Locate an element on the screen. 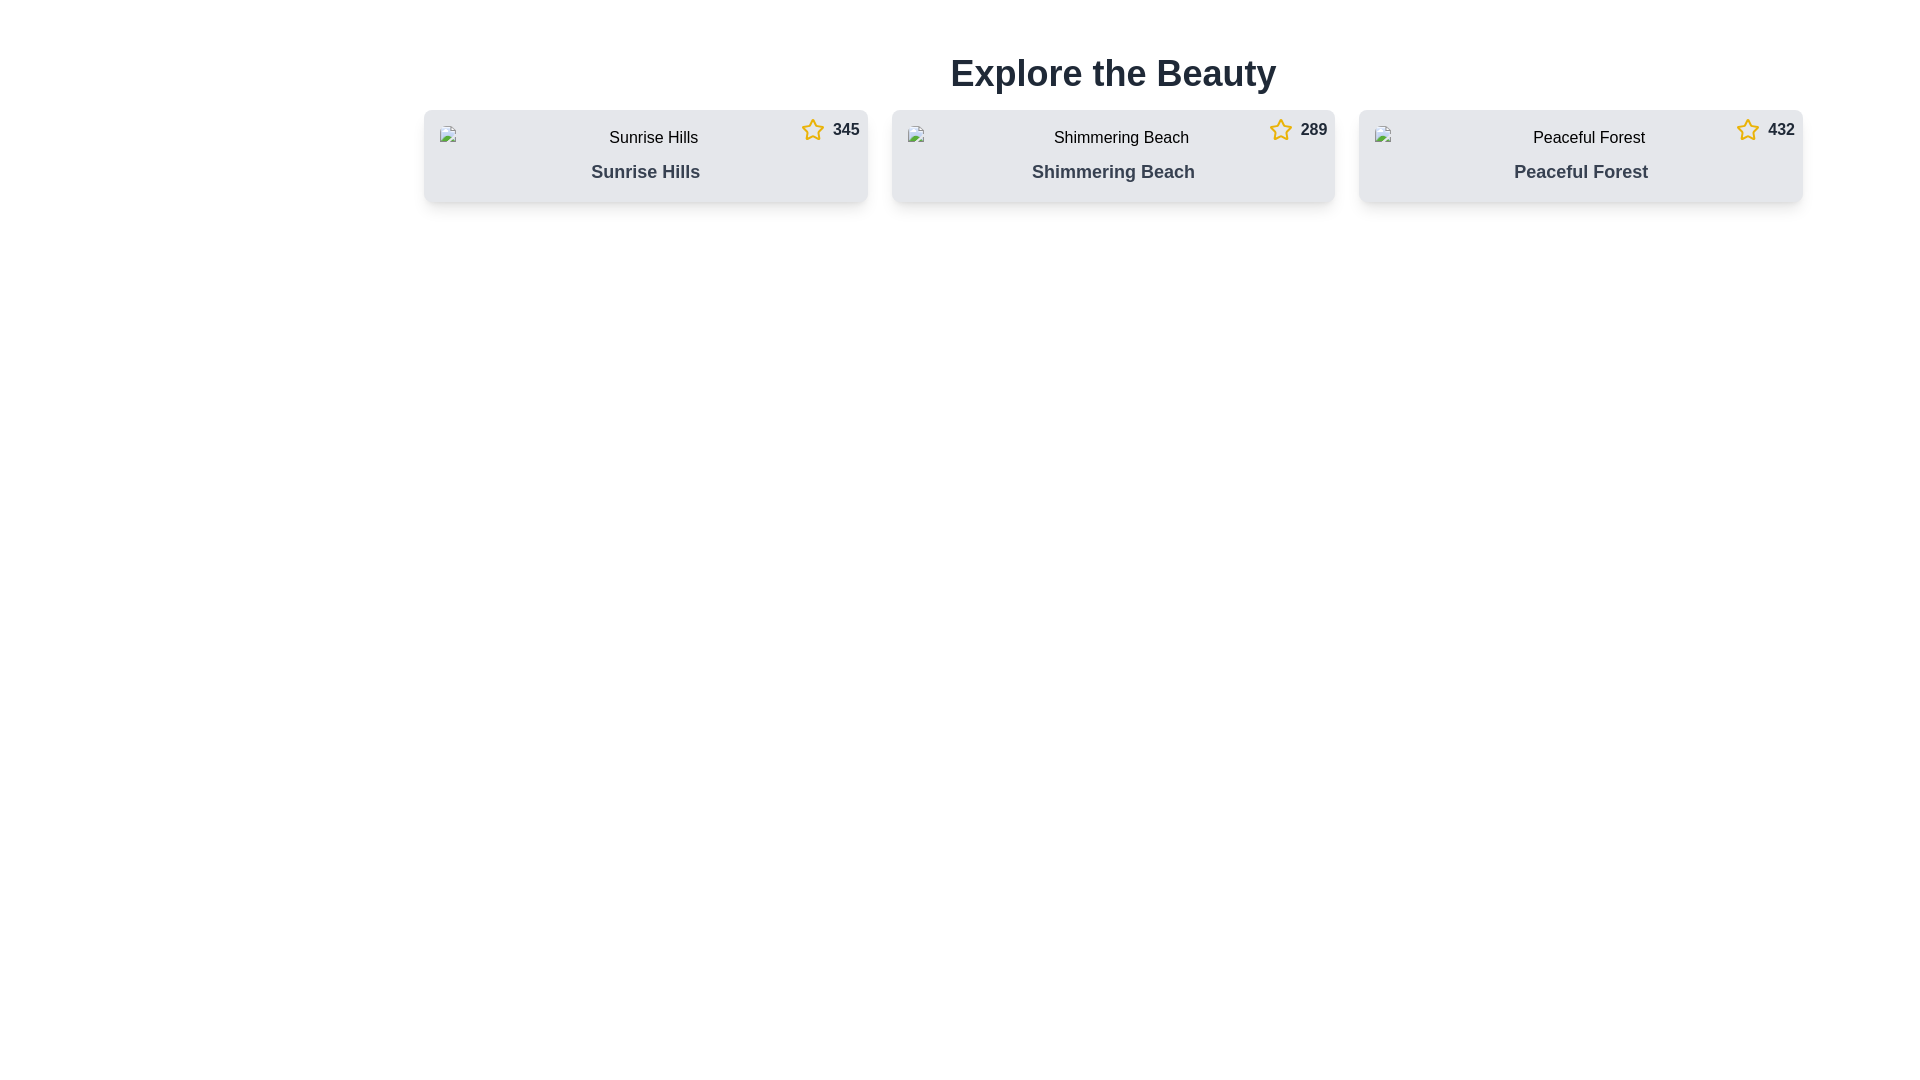 The width and height of the screenshot is (1920, 1080). the image with rounded corners and a light grey background in the third column of the grid layout to enlarge it or navigate to related content is located at coordinates (1580, 137).